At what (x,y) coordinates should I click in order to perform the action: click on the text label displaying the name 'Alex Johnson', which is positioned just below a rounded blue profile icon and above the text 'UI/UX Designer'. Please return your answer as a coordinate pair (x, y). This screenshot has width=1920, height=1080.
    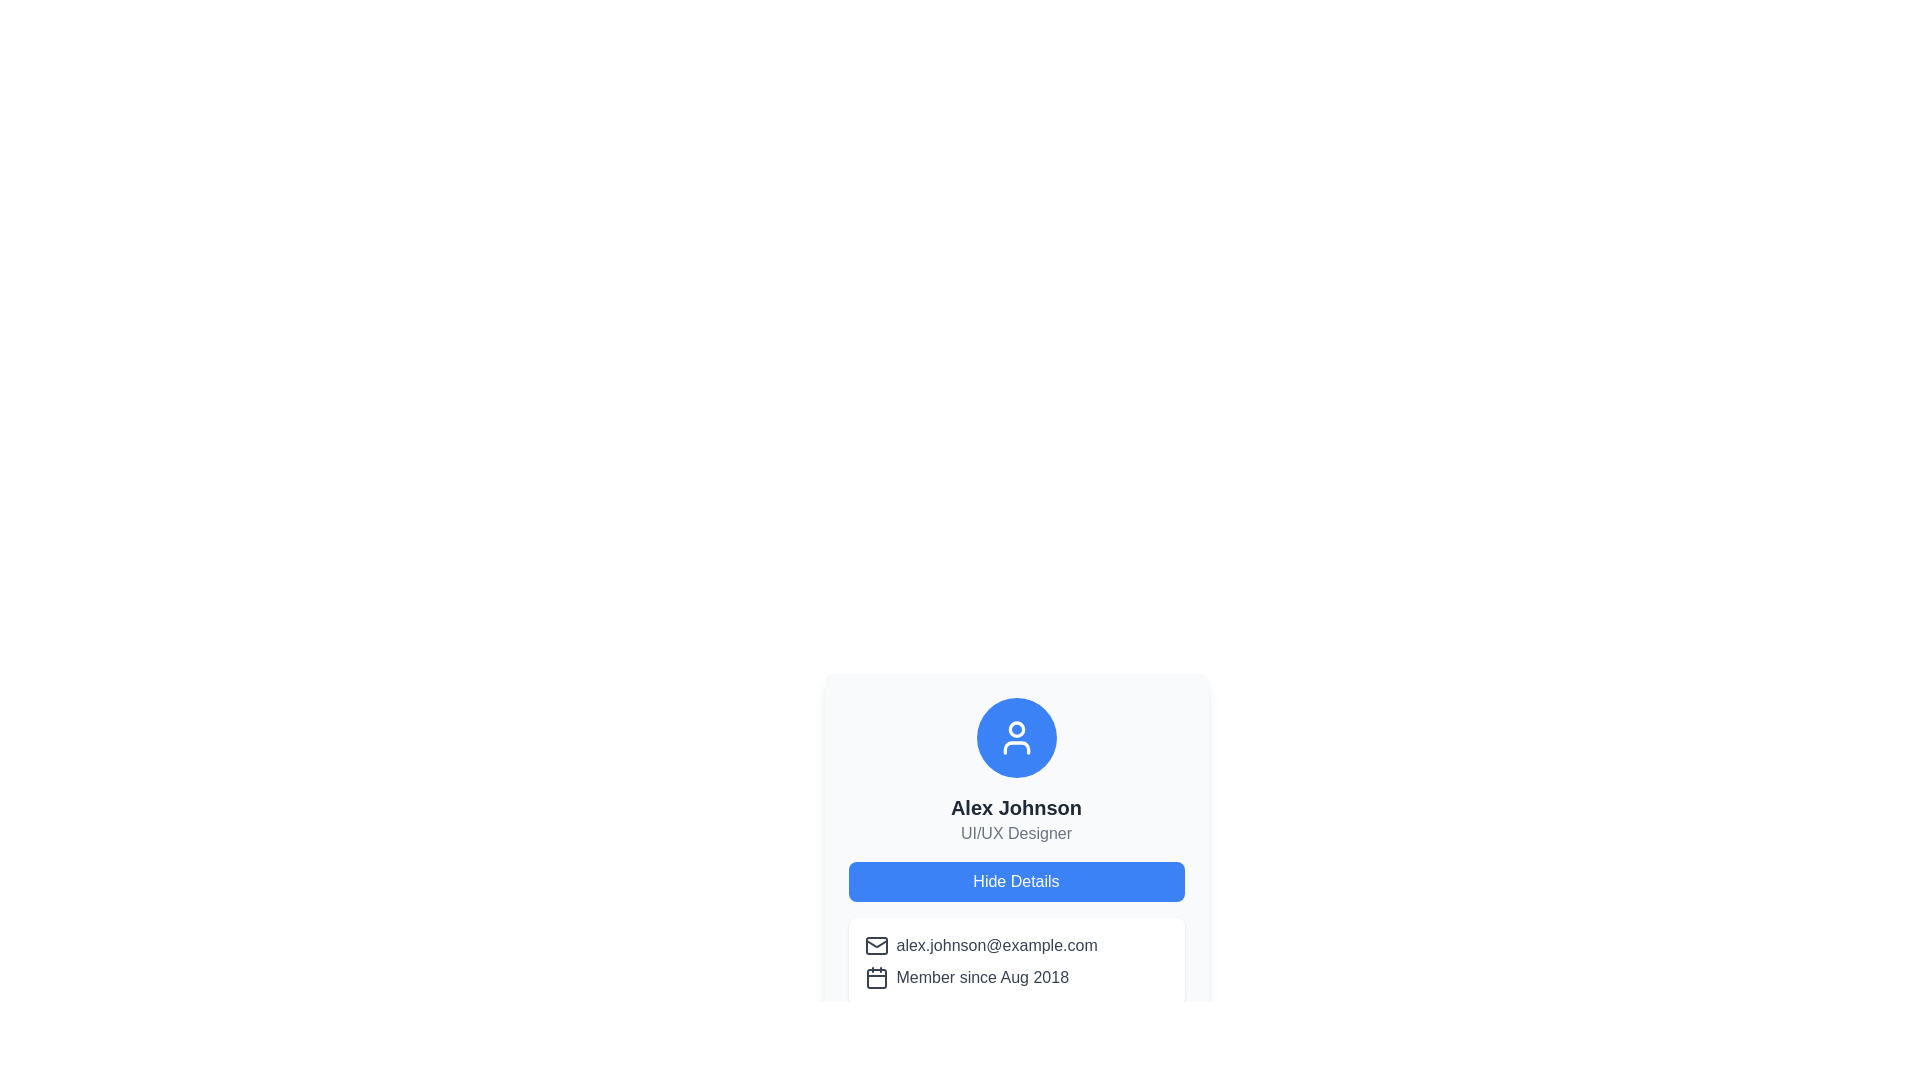
    Looking at the image, I should click on (1016, 806).